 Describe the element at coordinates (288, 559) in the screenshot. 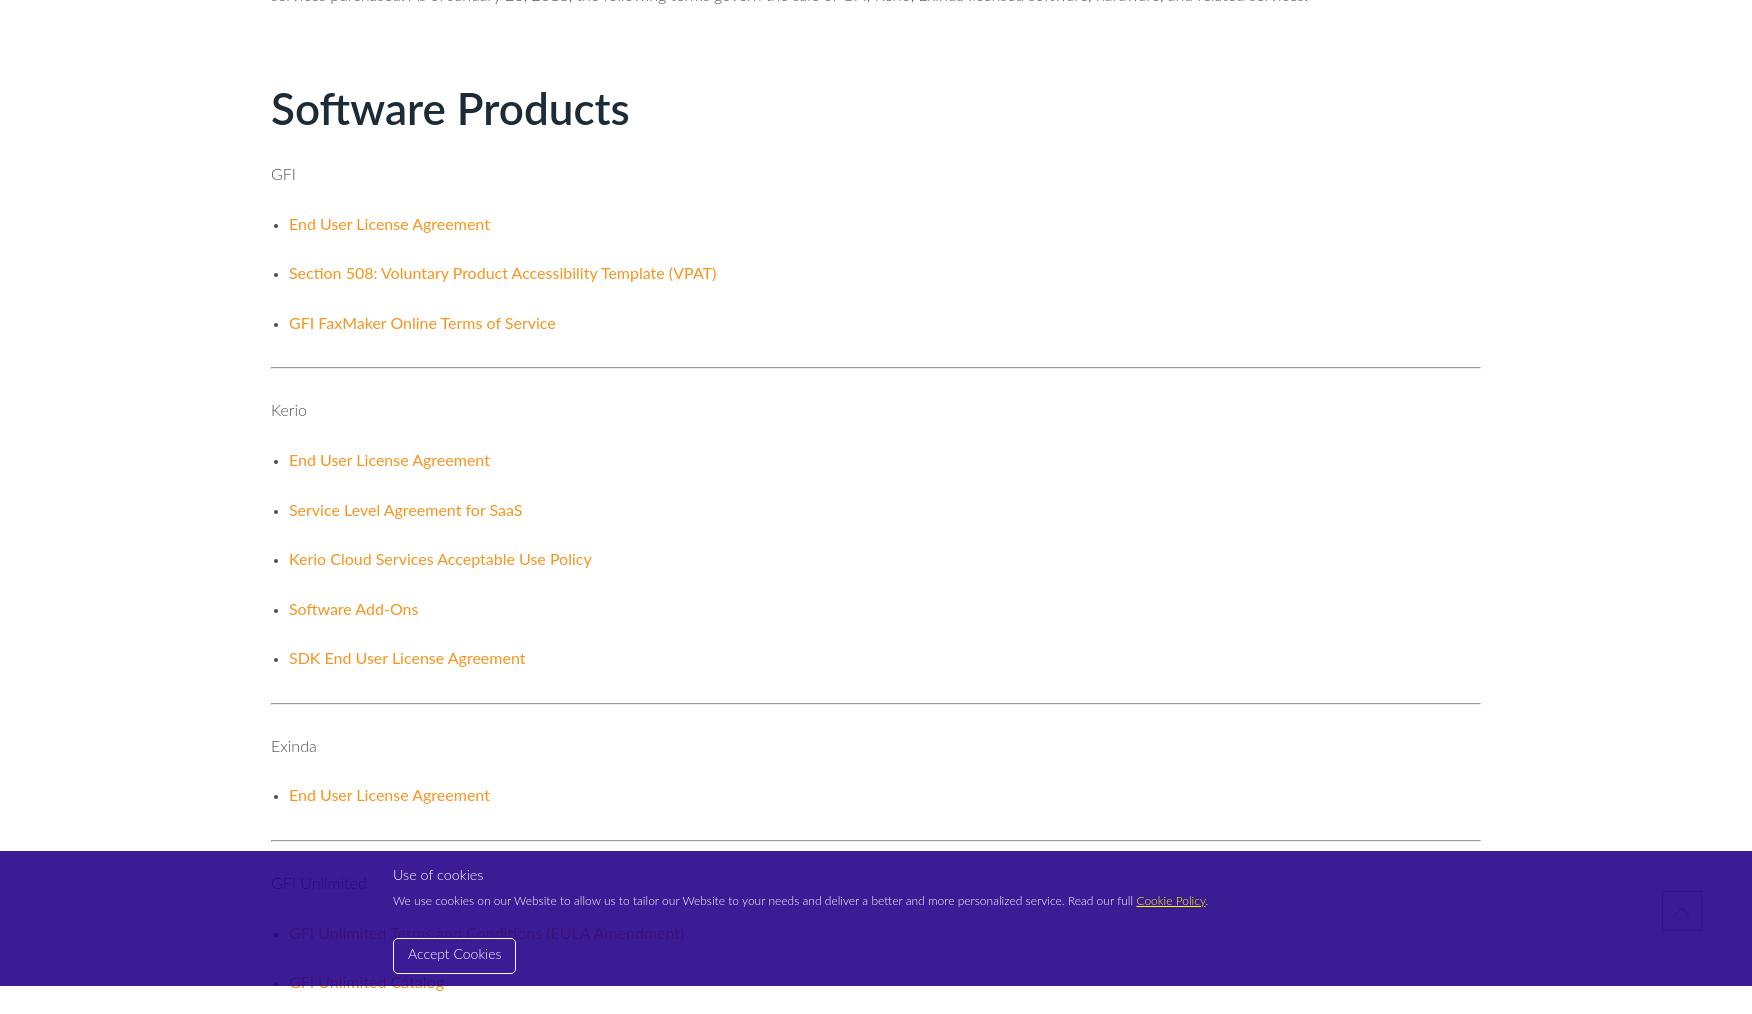

I see `'Kerio Cloud Services Acceptable Use Policy'` at that location.